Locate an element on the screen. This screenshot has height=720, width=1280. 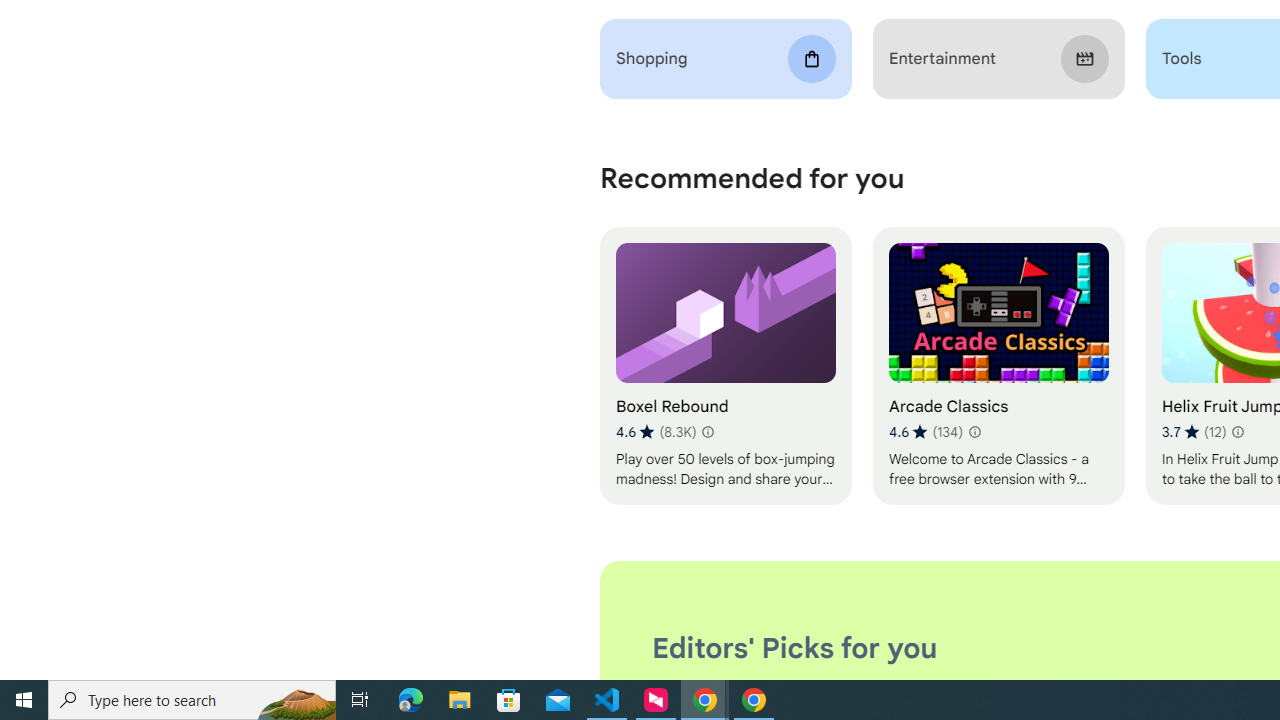
'Learn more about results and reviews "Arcade Classics"' is located at coordinates (974, 431).